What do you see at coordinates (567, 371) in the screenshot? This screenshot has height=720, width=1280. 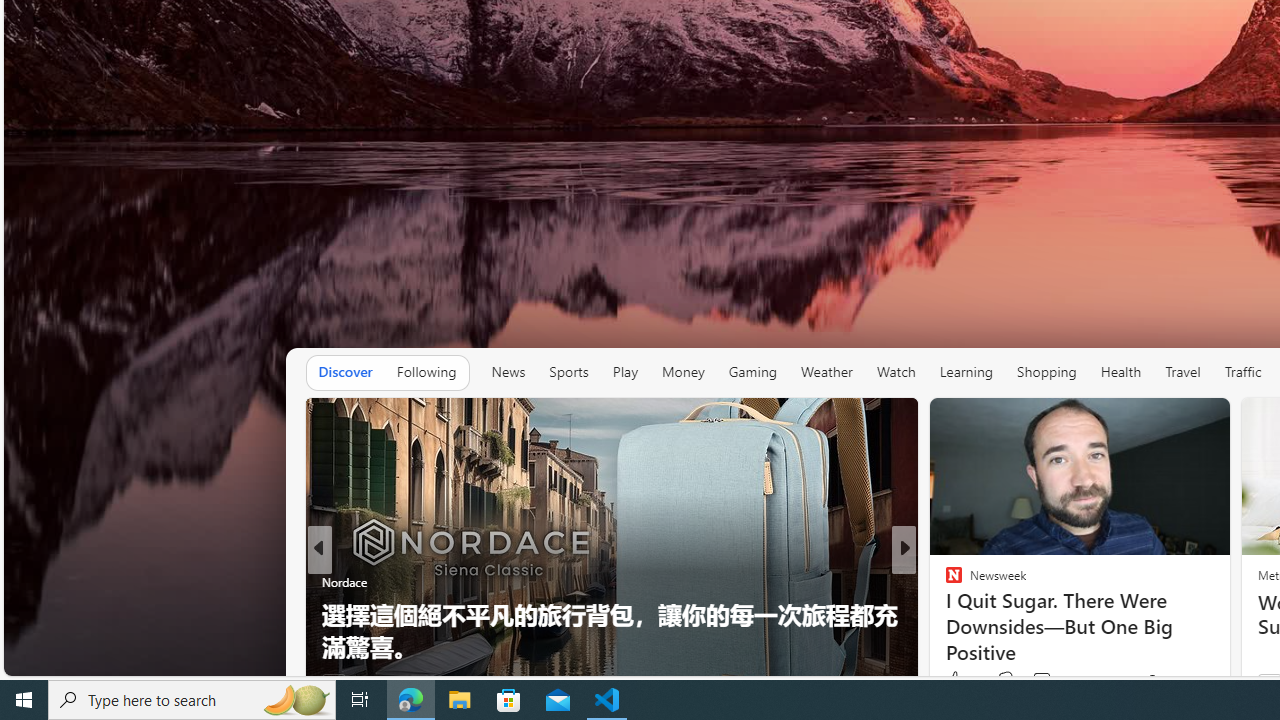 I see `'Sports'` at bounding box center [567, 371].